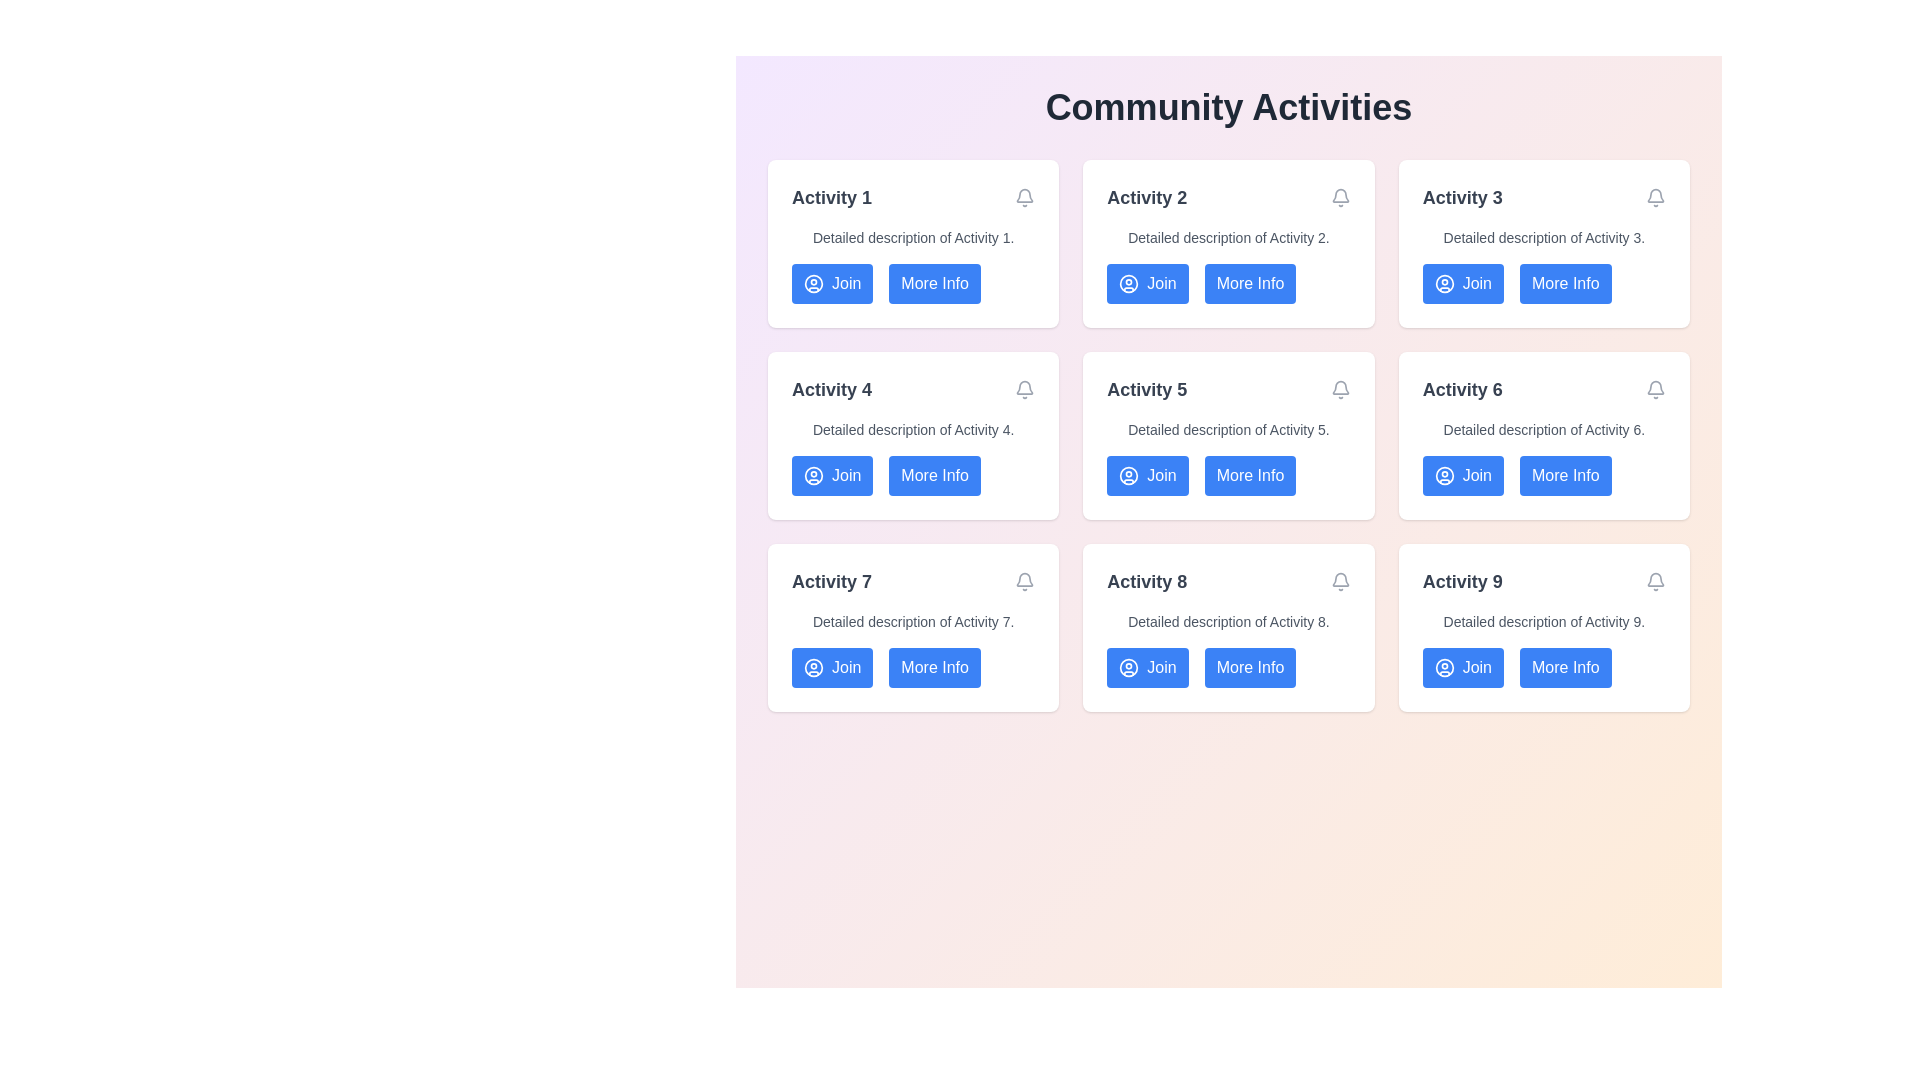 The height and width of the screenshot is (1080, 1920). Describe the element at coordinates (1564, 284) in the screenshot. I see `the button located in the third card labeled 'Activity 3' in the grid layout` at that location.